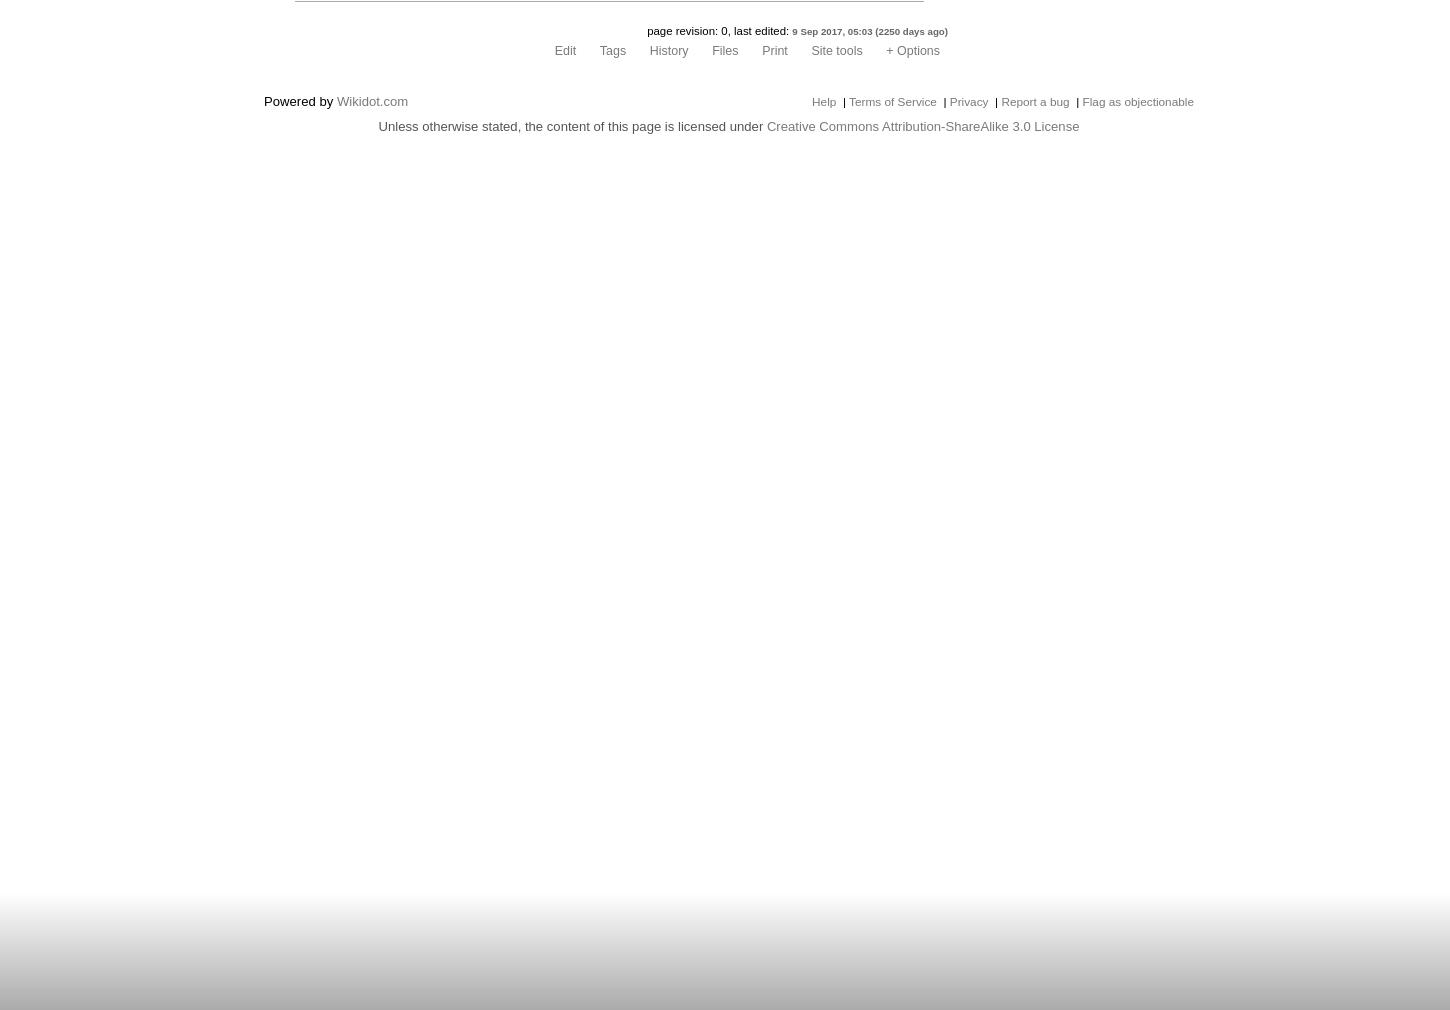 The height and width of the screenshot is (1010, 1450). I want to click on '9 Sep 2017, 05:03 (2250 days ago)', so click(869, 30).